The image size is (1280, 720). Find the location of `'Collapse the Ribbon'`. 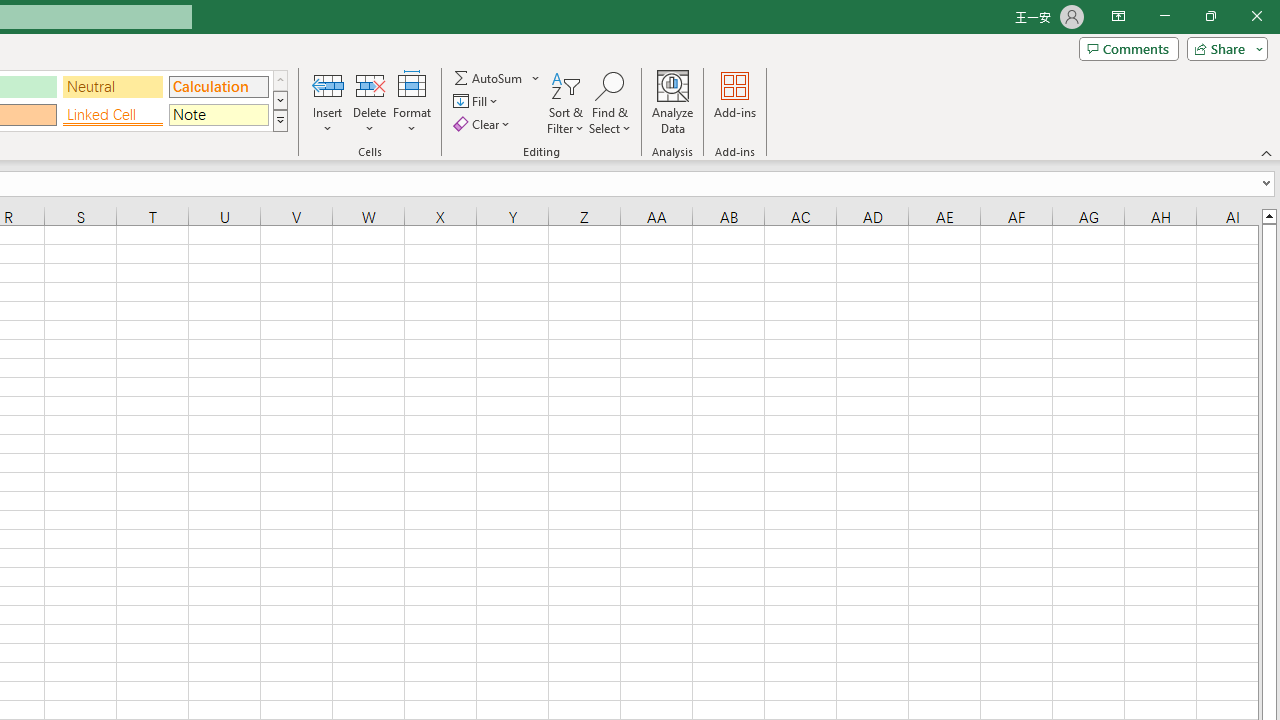

'Collapse the Ribbon' is located at coordinates (1266, 152).